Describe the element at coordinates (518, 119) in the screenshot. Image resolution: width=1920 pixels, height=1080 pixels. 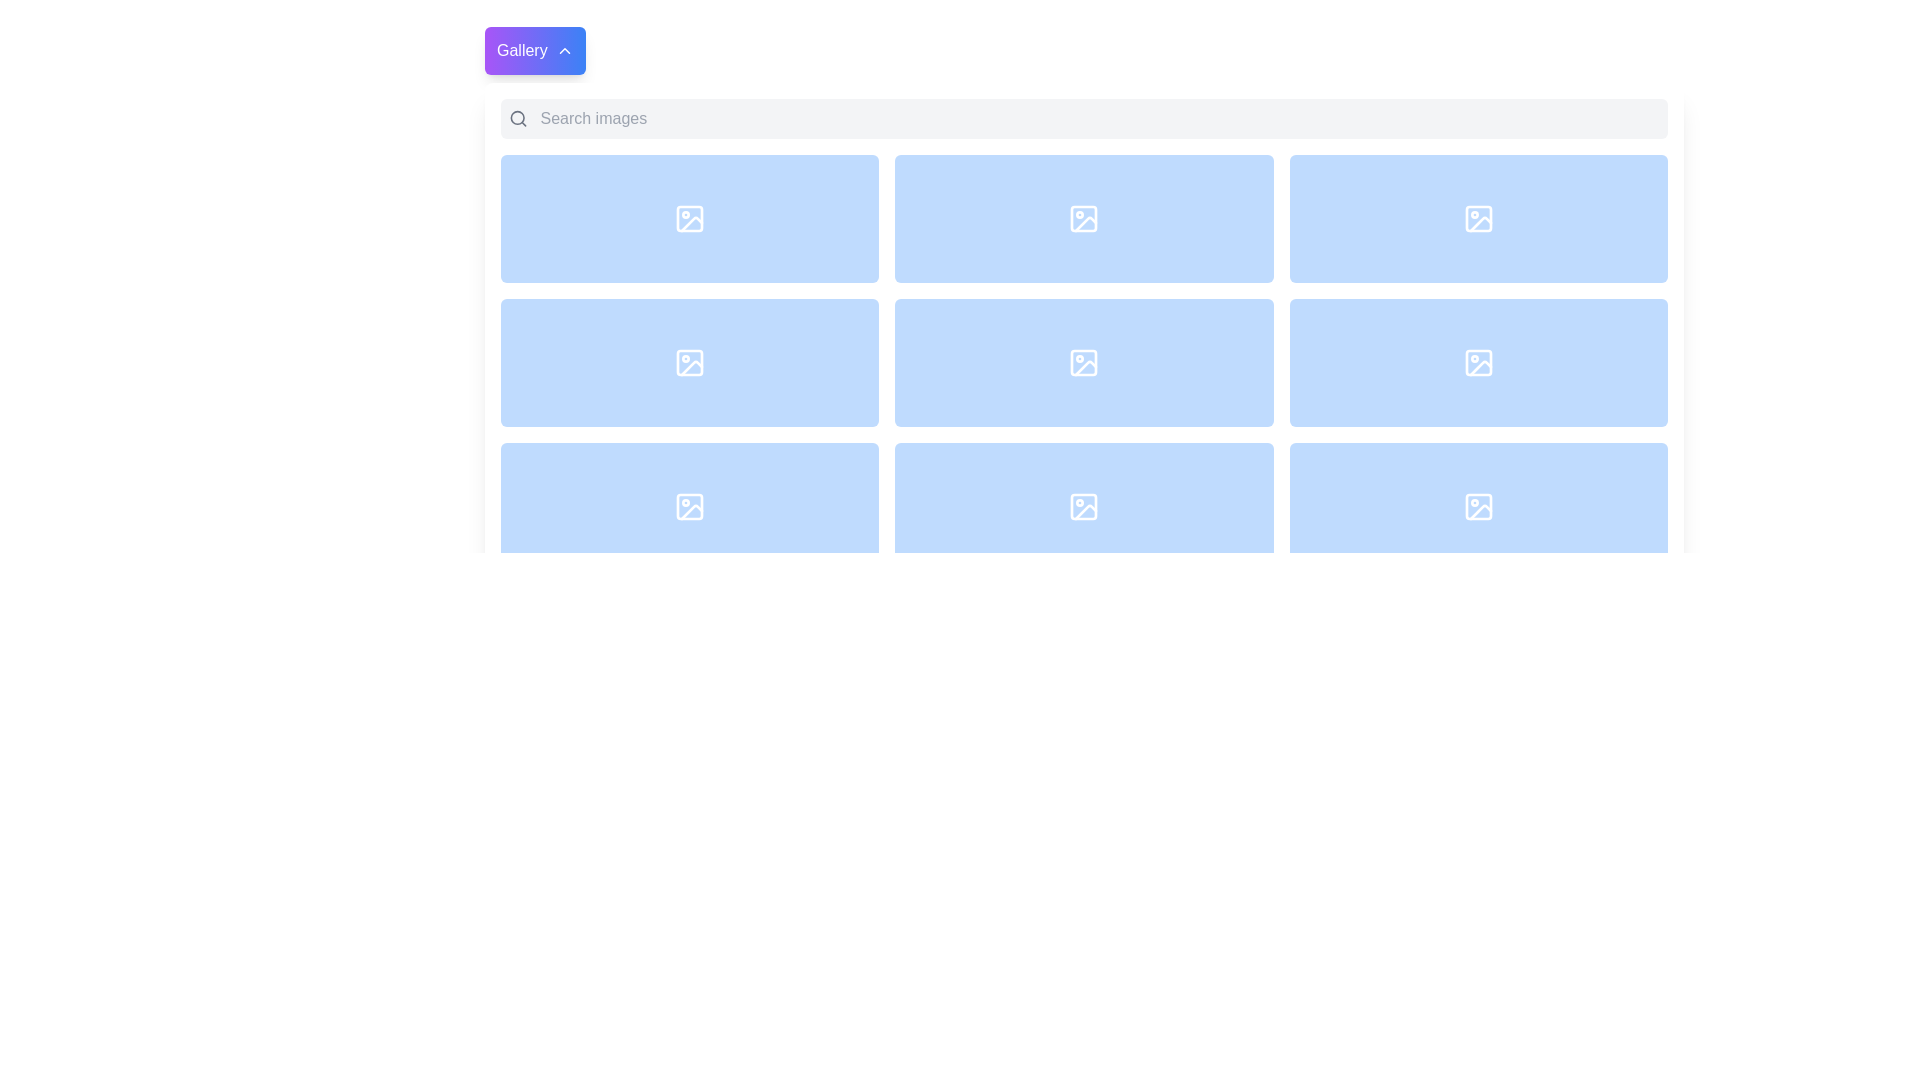
I see `the gray magnifying glass icon with rounded edges located to the left of the 'Search images' input field in the top horizontal bar of the application` at that location.